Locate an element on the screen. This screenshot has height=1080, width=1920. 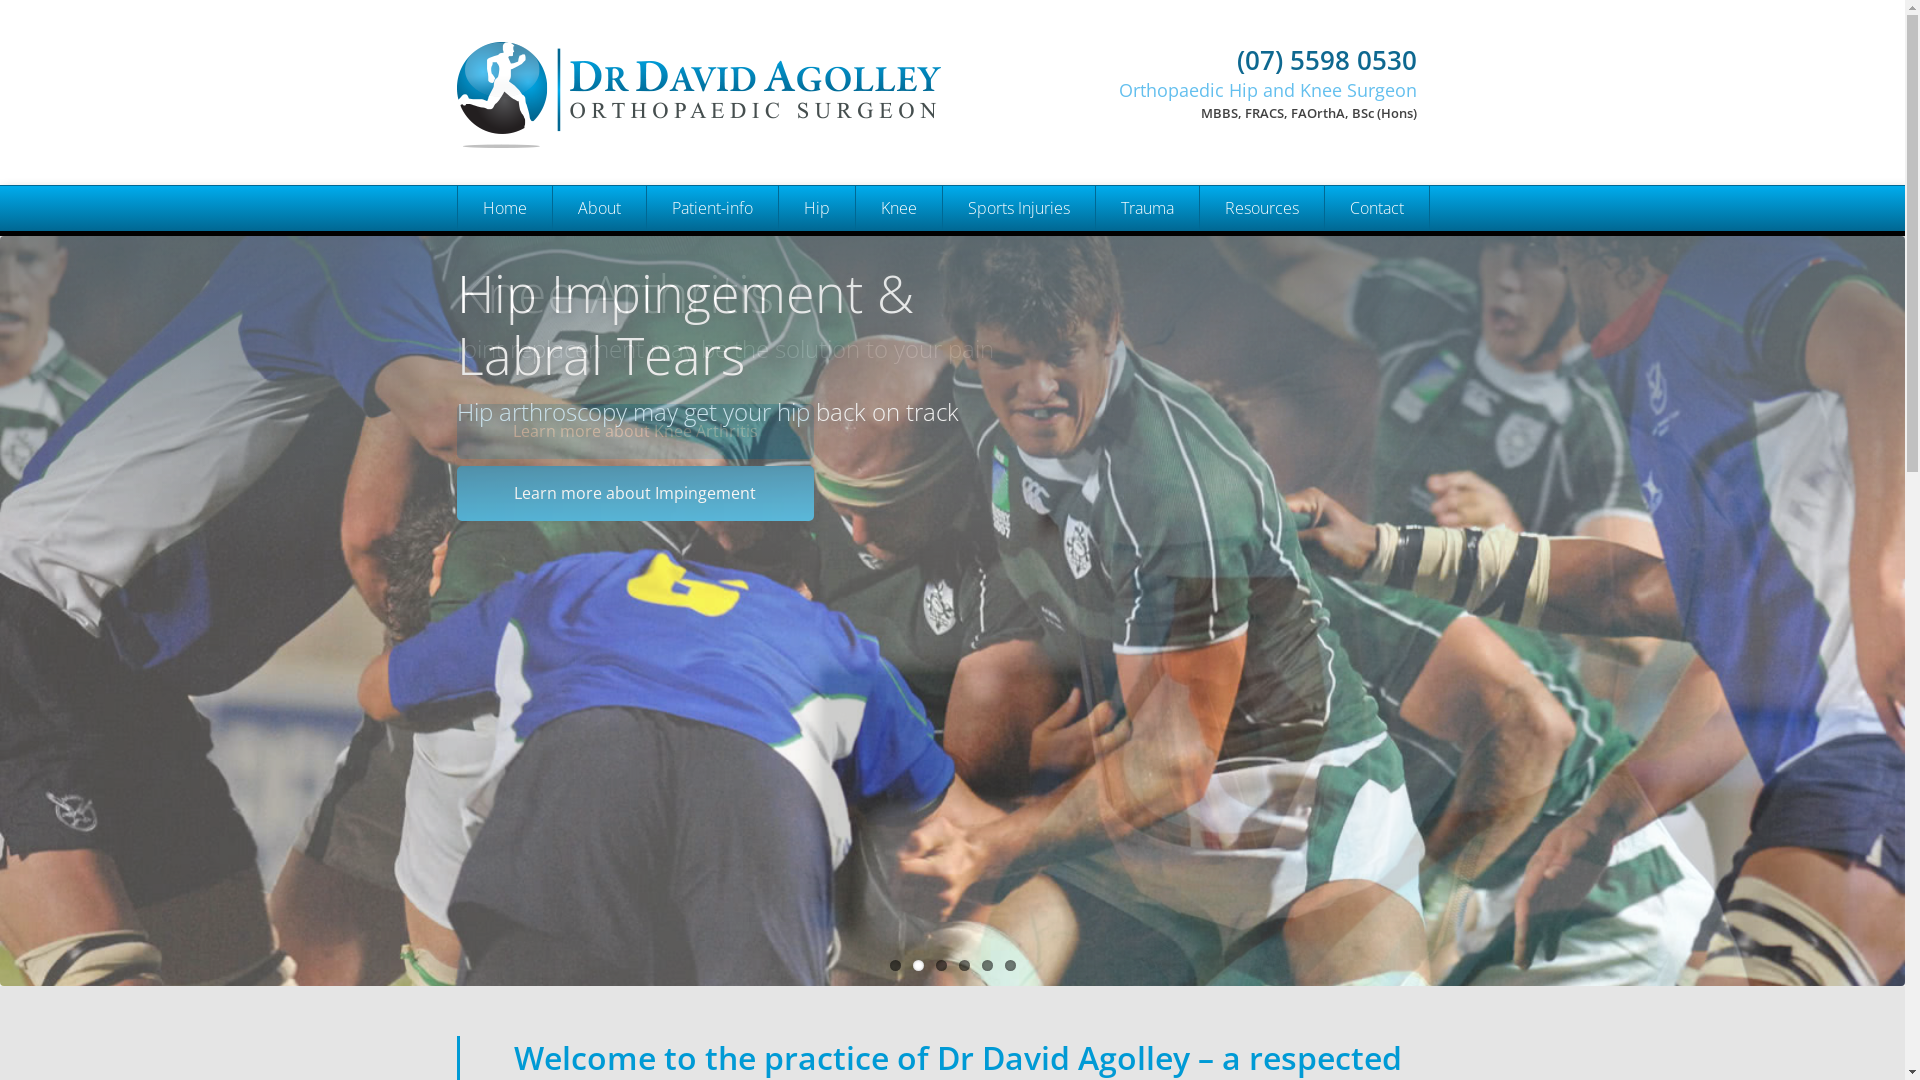
'Knee Meniscal Tear' is located at coordinates (1018, 478).